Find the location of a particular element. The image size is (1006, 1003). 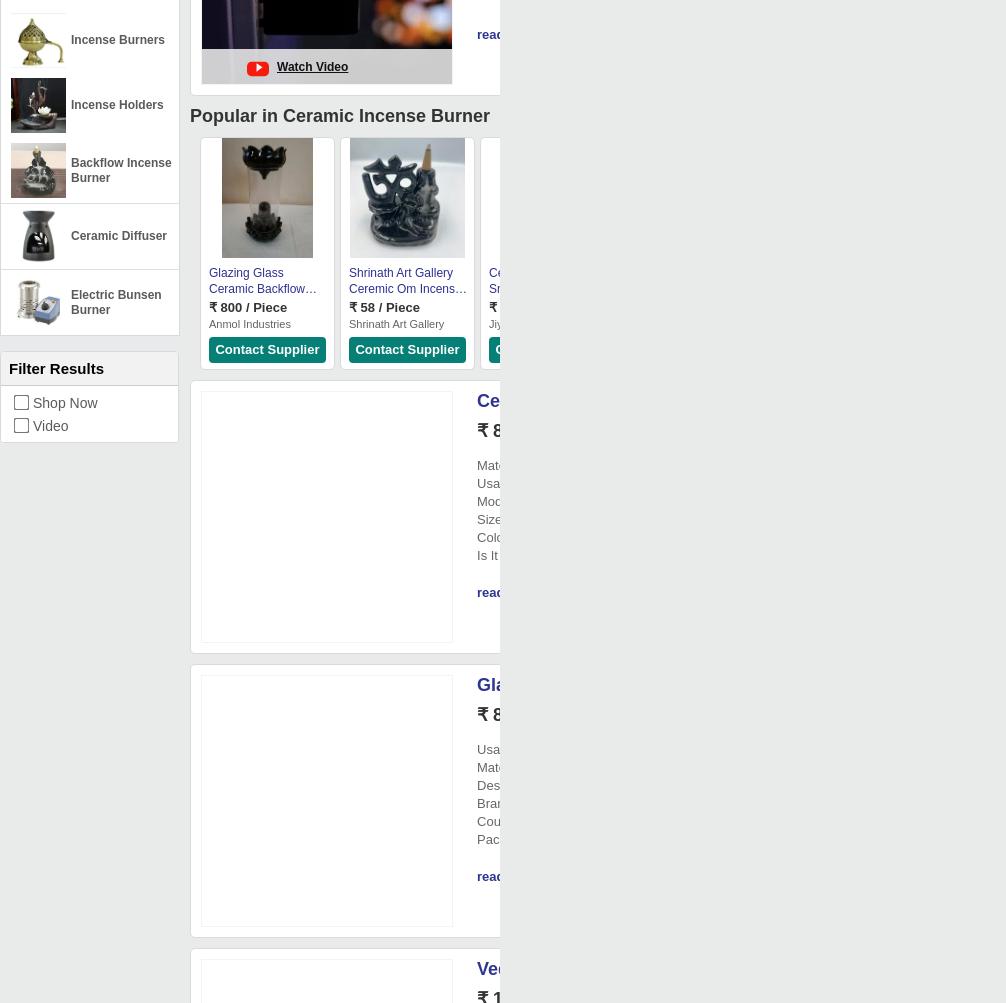

'Song Of India (A Brand Of Ashoca Wellness)' is located at coordinates (824, 330).